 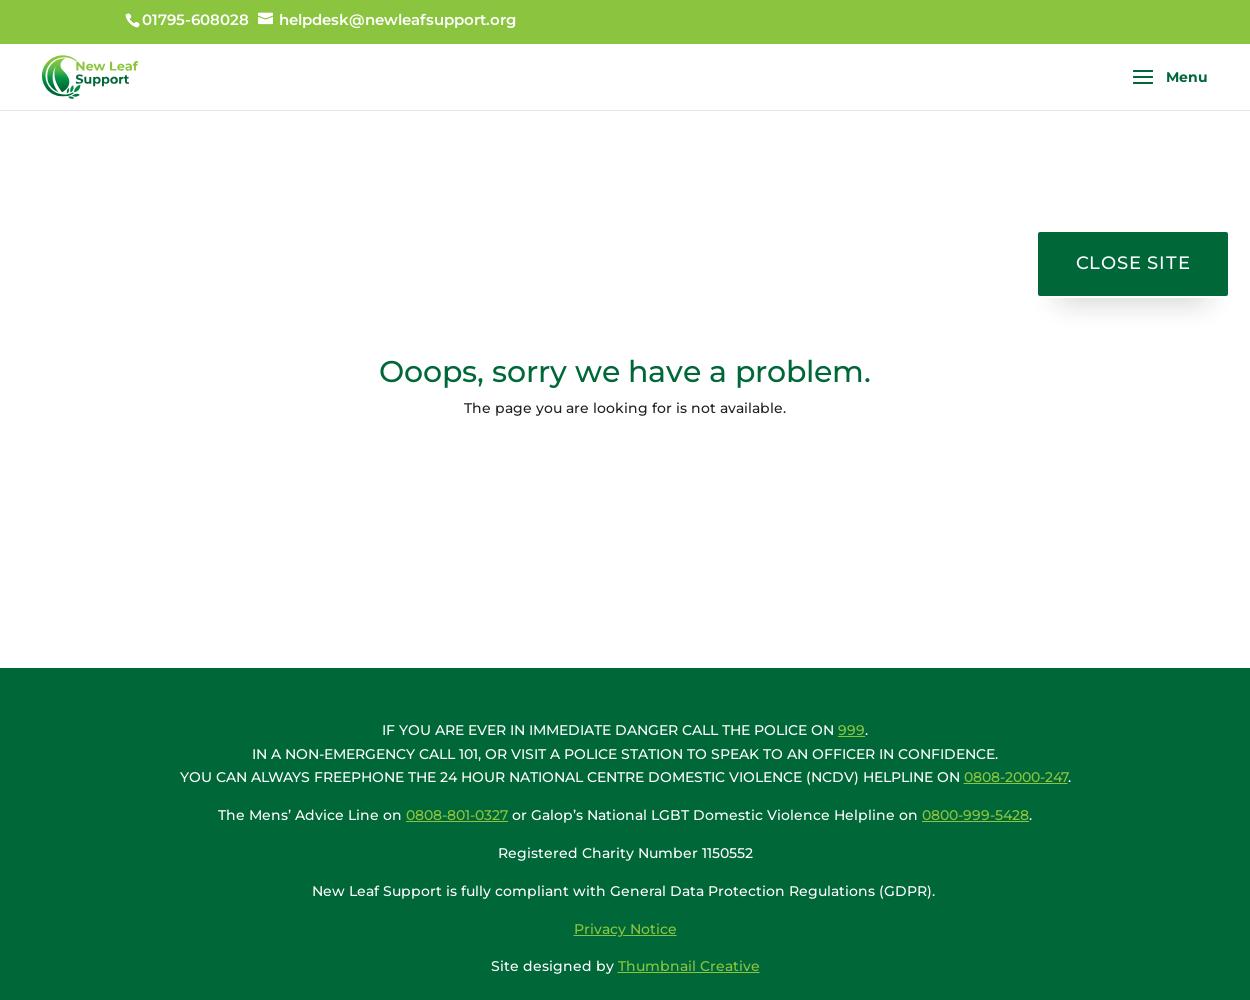 What do you see at coordinates (625, 408) in the screenshot?
I see `'The page you are looking for is not available.'` at bounding box center [625, 408].